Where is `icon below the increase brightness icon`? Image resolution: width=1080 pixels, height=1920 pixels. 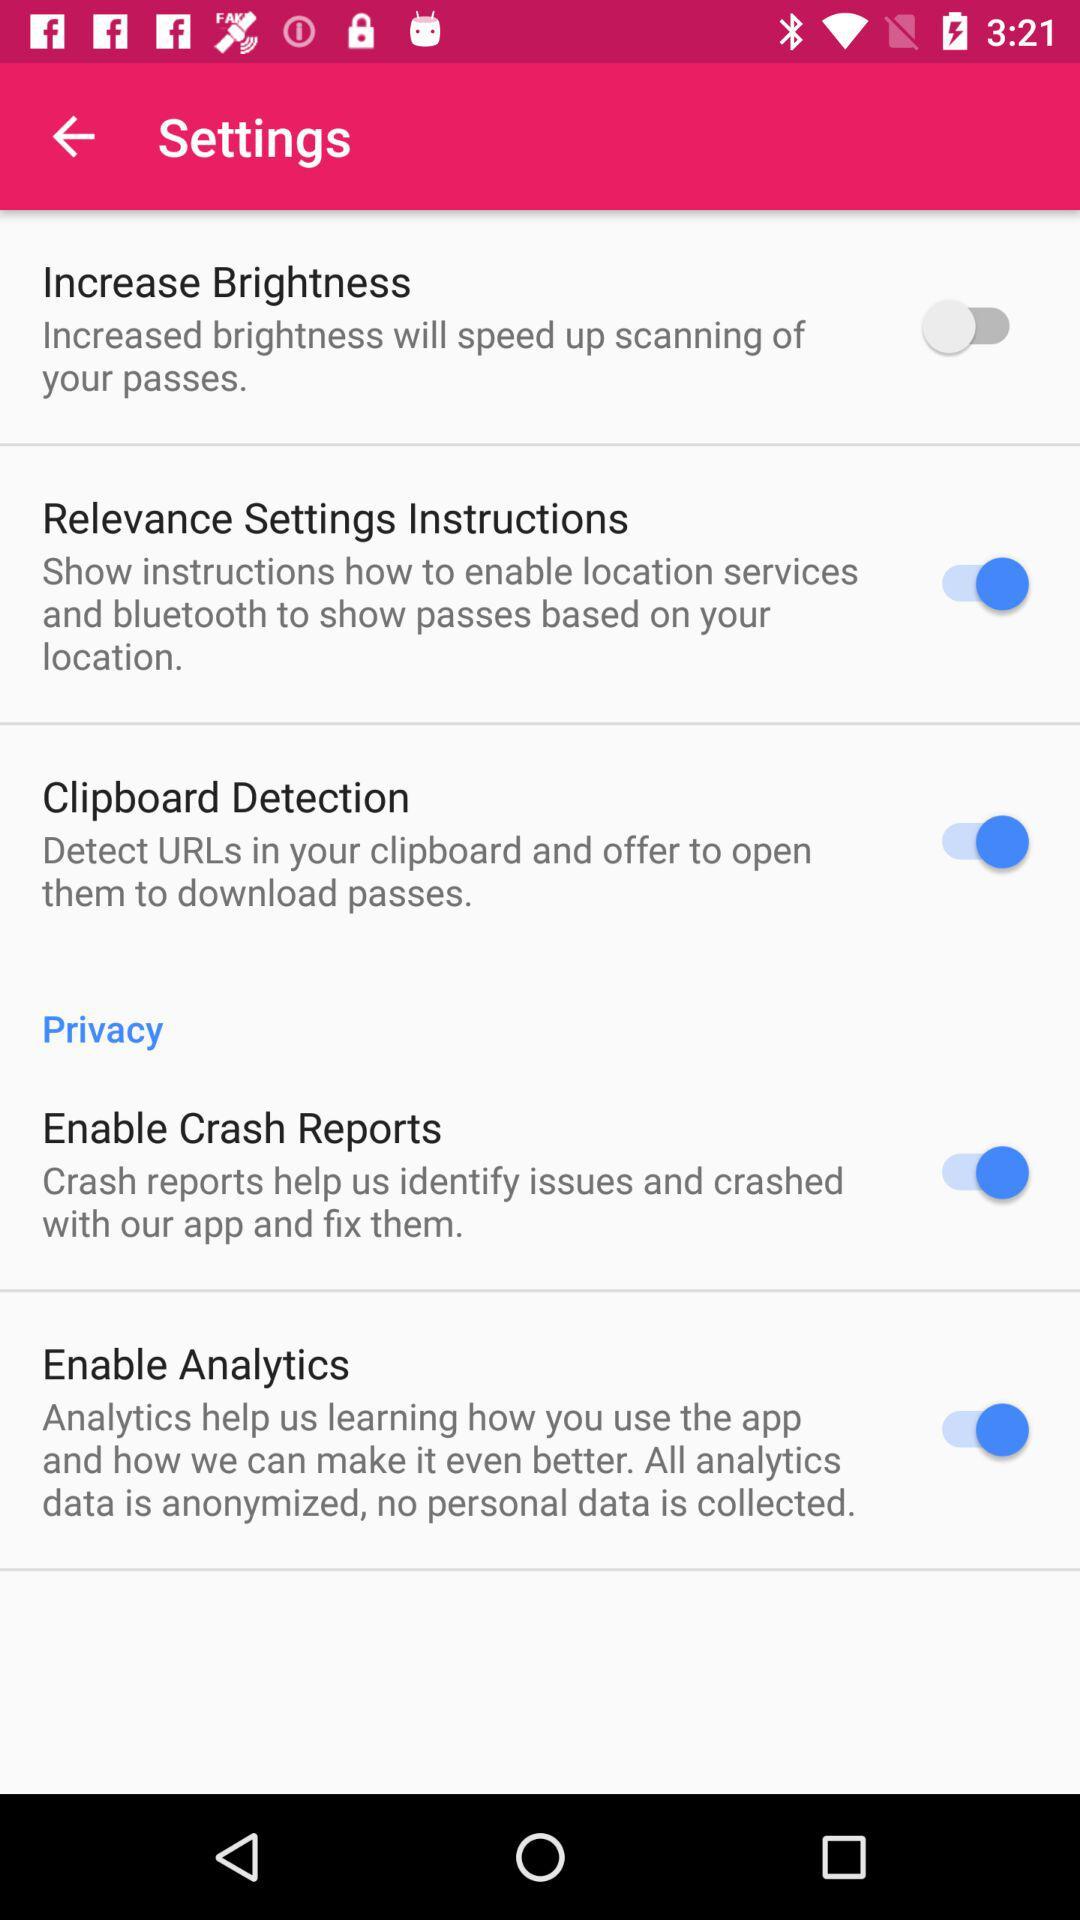
icon below the increase brightness icon is located at coordinates (456, 355).